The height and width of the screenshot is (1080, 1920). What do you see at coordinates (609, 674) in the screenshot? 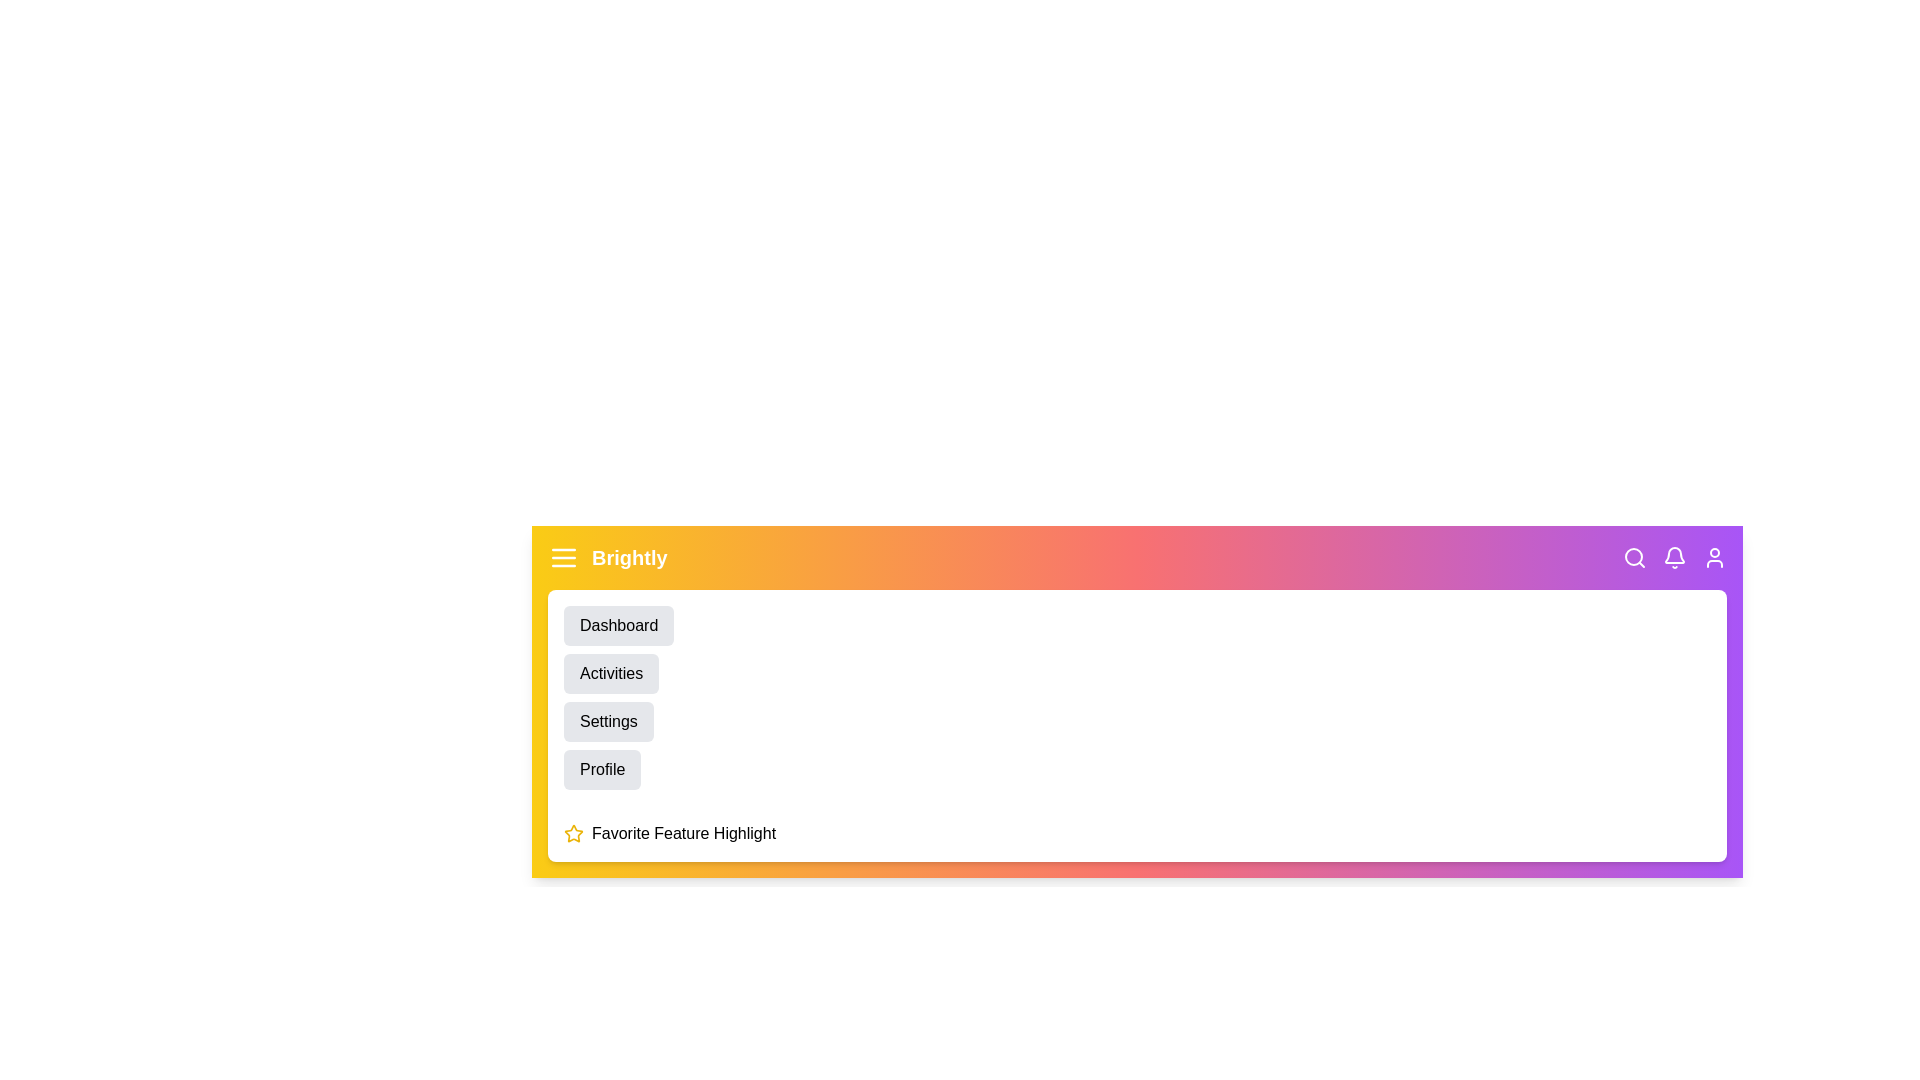
I see `the 'Activities' menu item` at bounding box center [609, 674].